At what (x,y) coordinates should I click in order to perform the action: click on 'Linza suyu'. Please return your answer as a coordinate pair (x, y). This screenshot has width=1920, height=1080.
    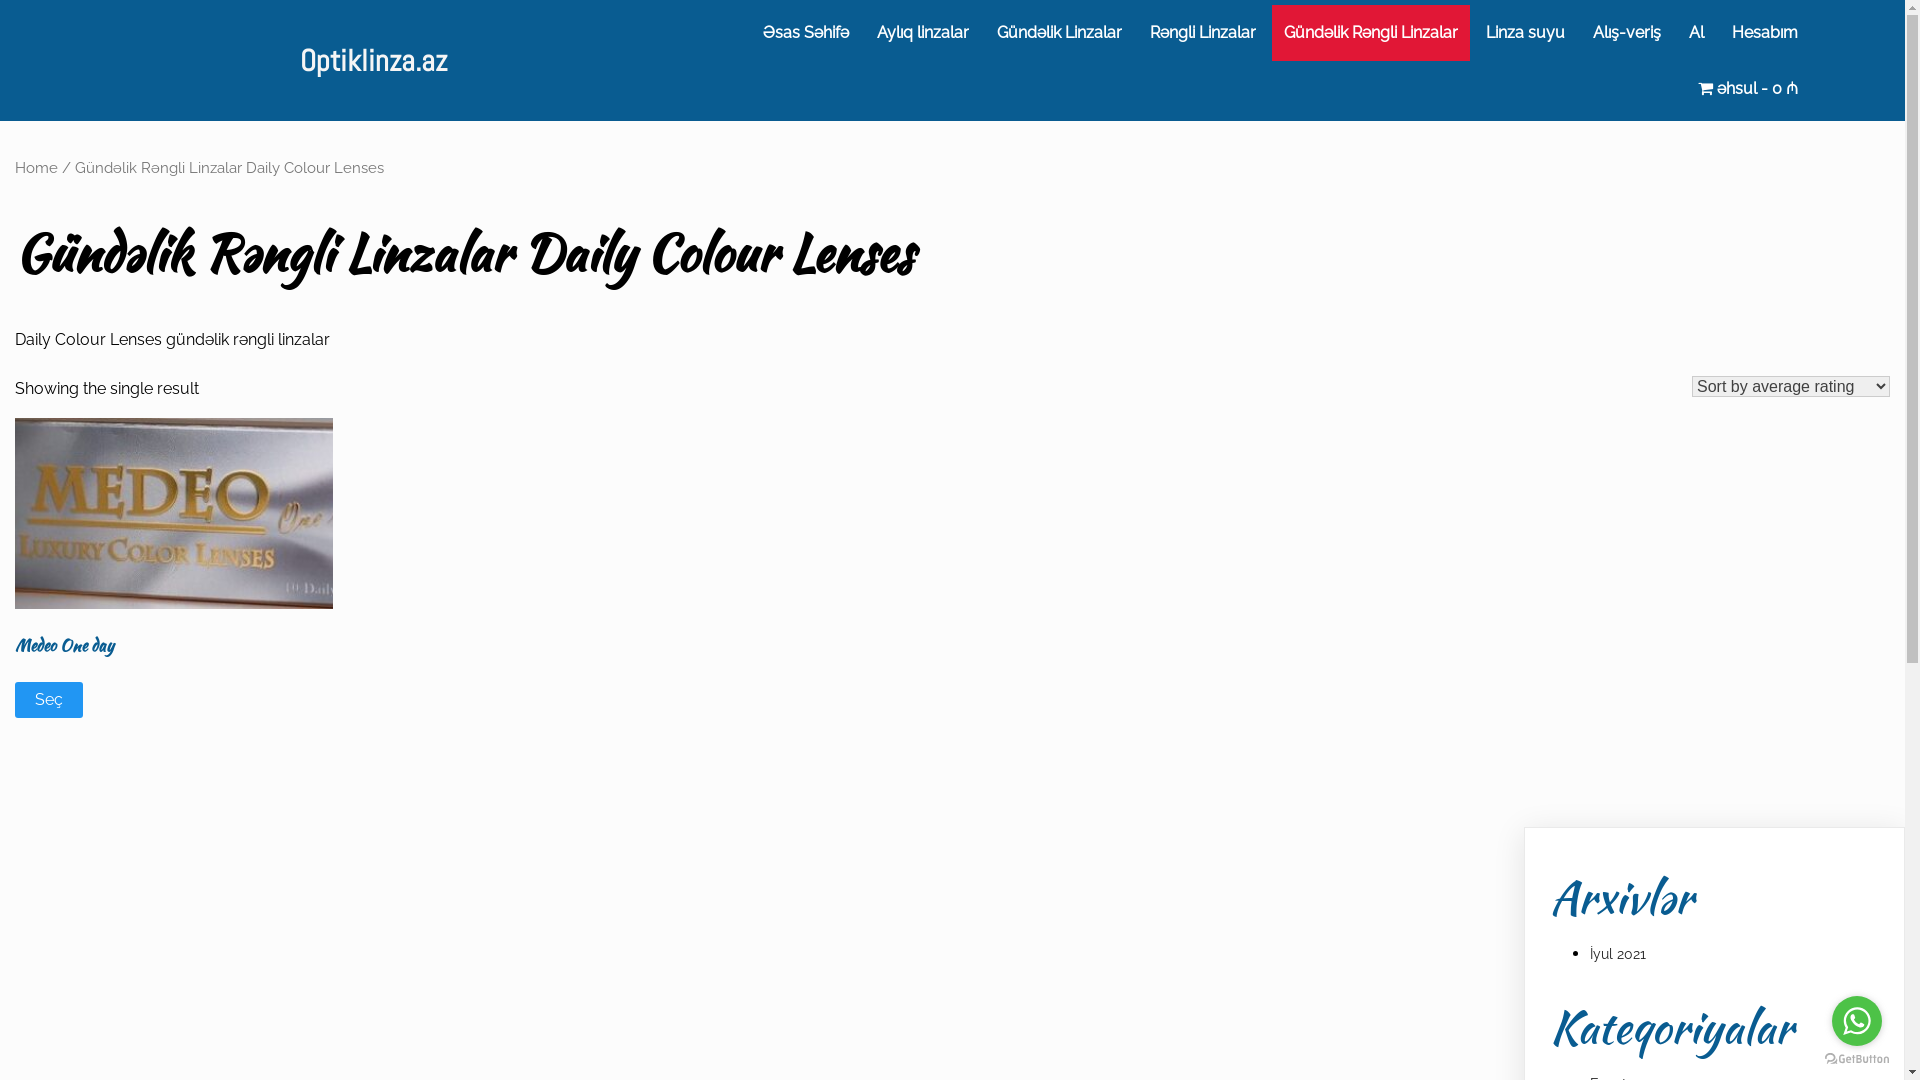
    Looking at the image, I should click on (1524, 33).